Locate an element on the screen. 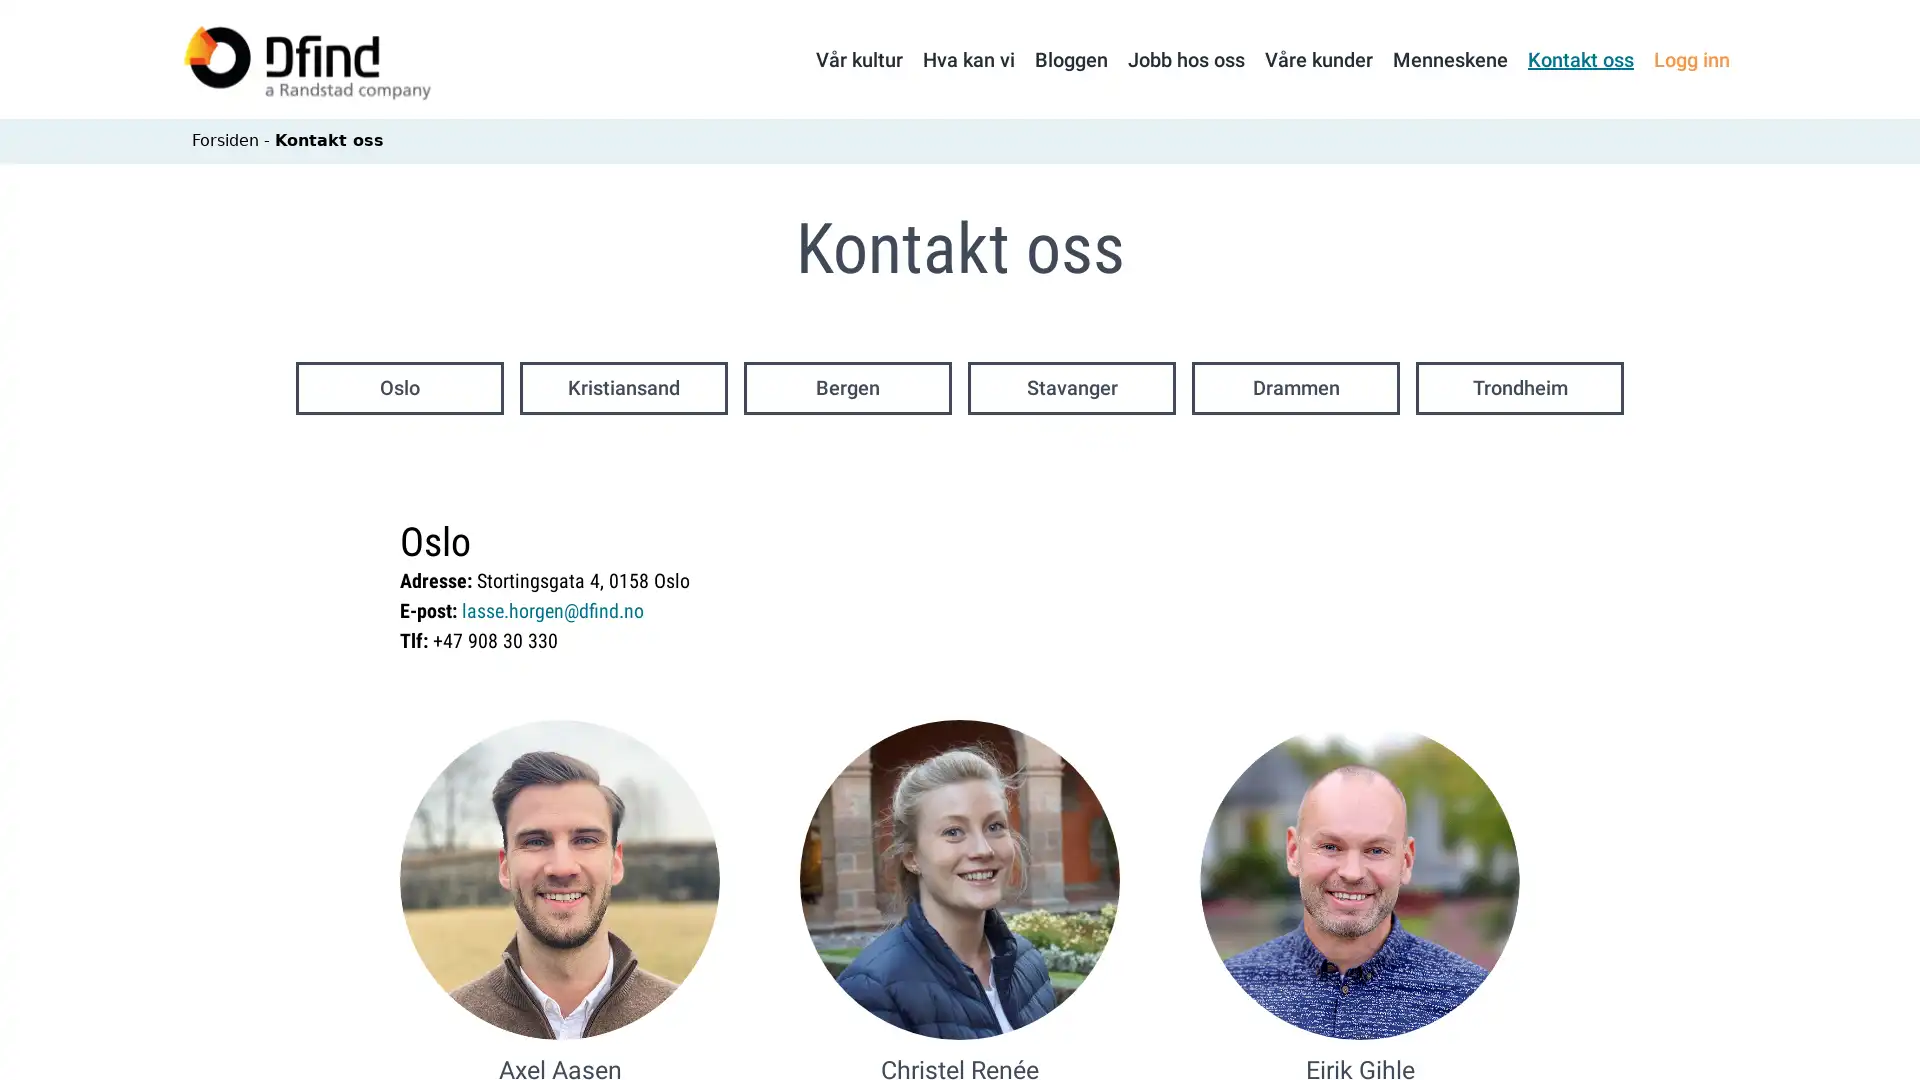 The image size is (1920, 1080). Bergen is located at coordinates (848, 388).